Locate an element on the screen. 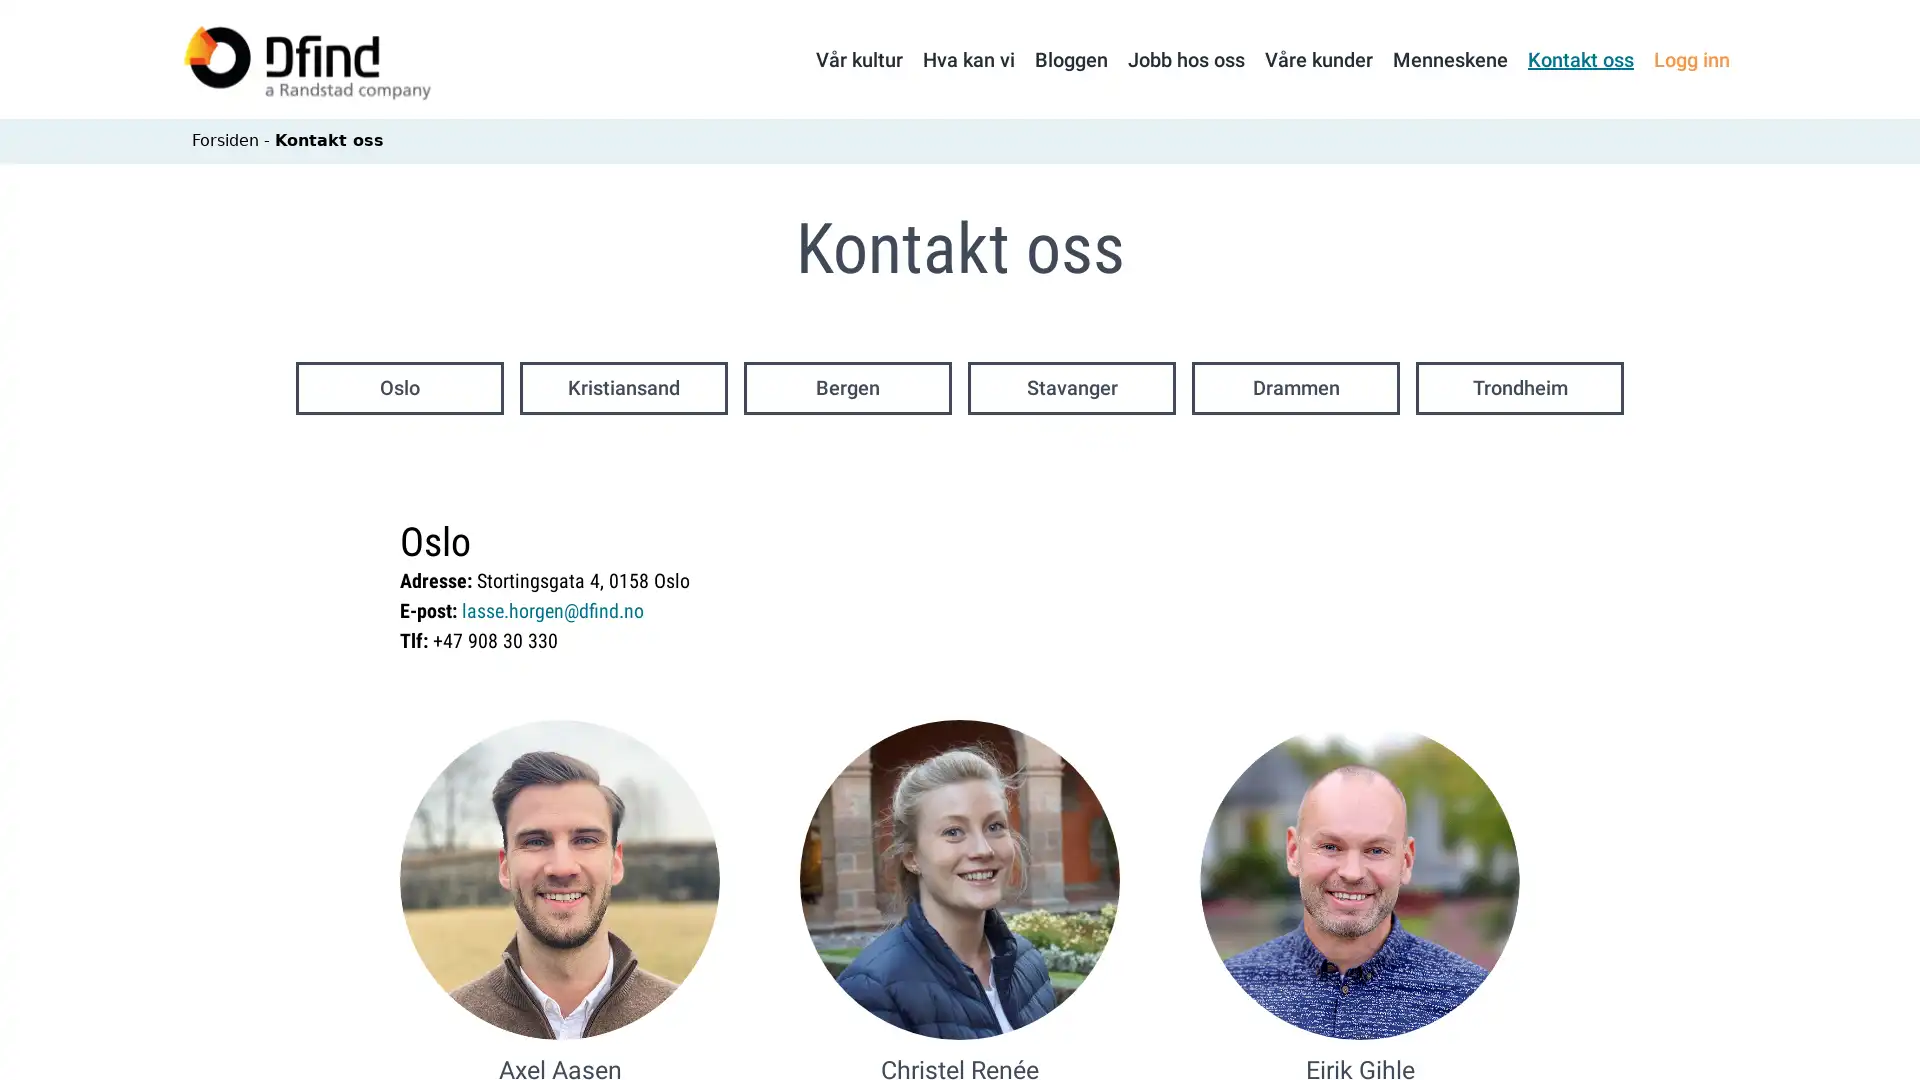 The image size is (1920, 1080). Bergen is located at coordinates (848, 388).